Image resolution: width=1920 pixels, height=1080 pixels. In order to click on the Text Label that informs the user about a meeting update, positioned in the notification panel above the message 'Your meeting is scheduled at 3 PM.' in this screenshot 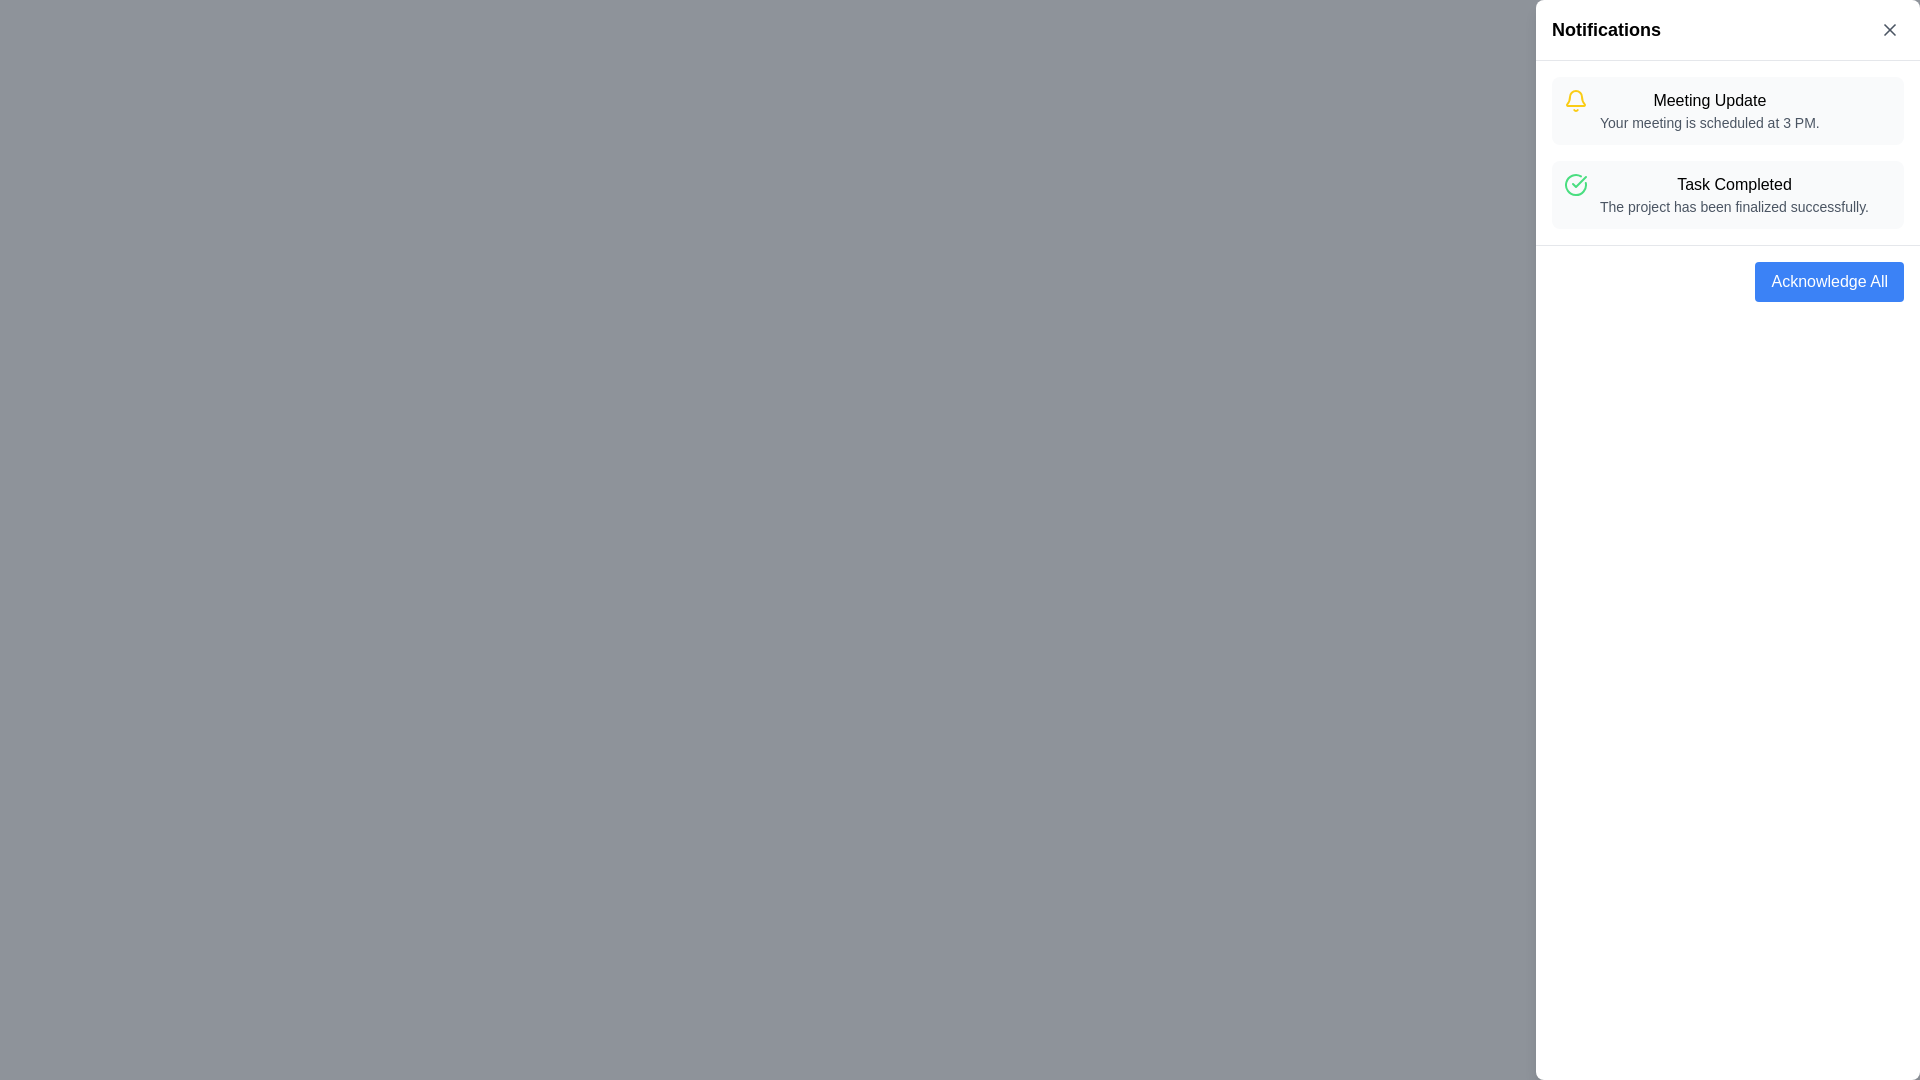, I will do `click(1708, 100)`.